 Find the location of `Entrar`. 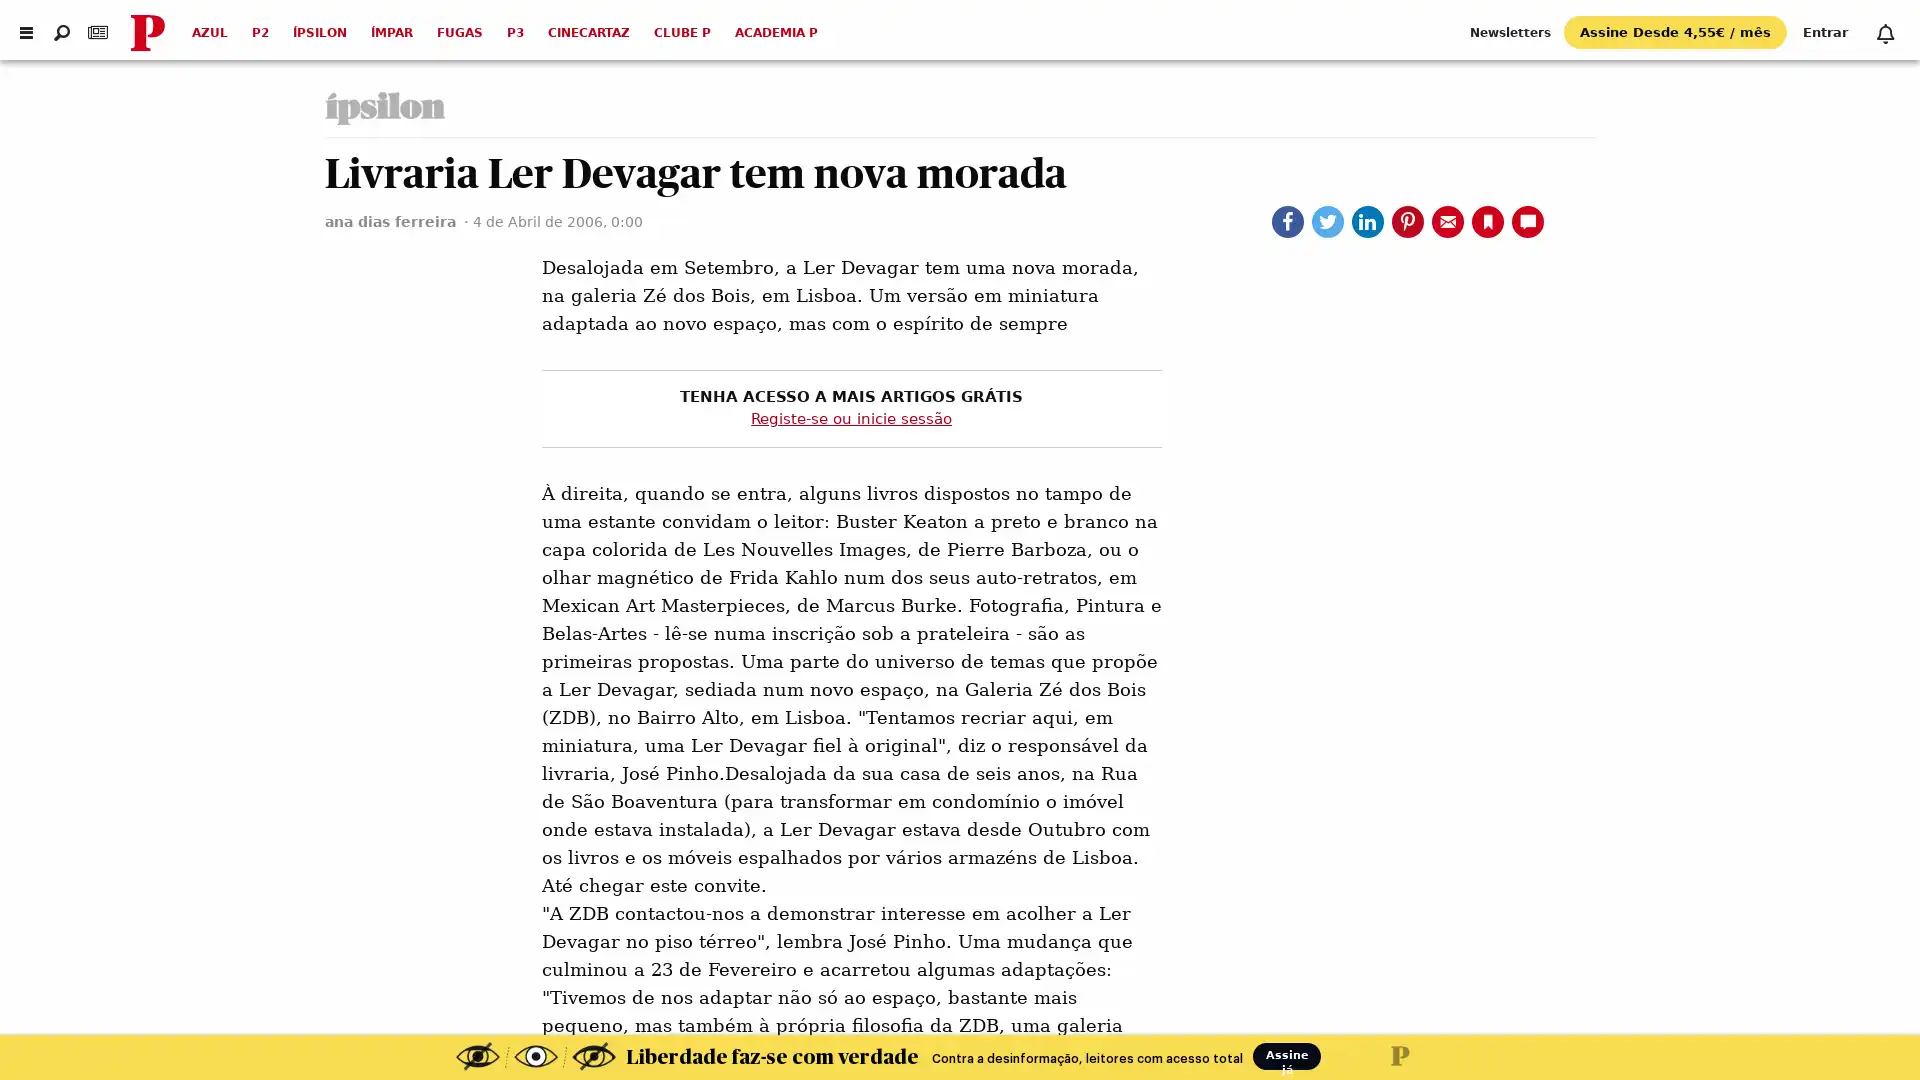

Entrar is located at coordinates (1825, 32).